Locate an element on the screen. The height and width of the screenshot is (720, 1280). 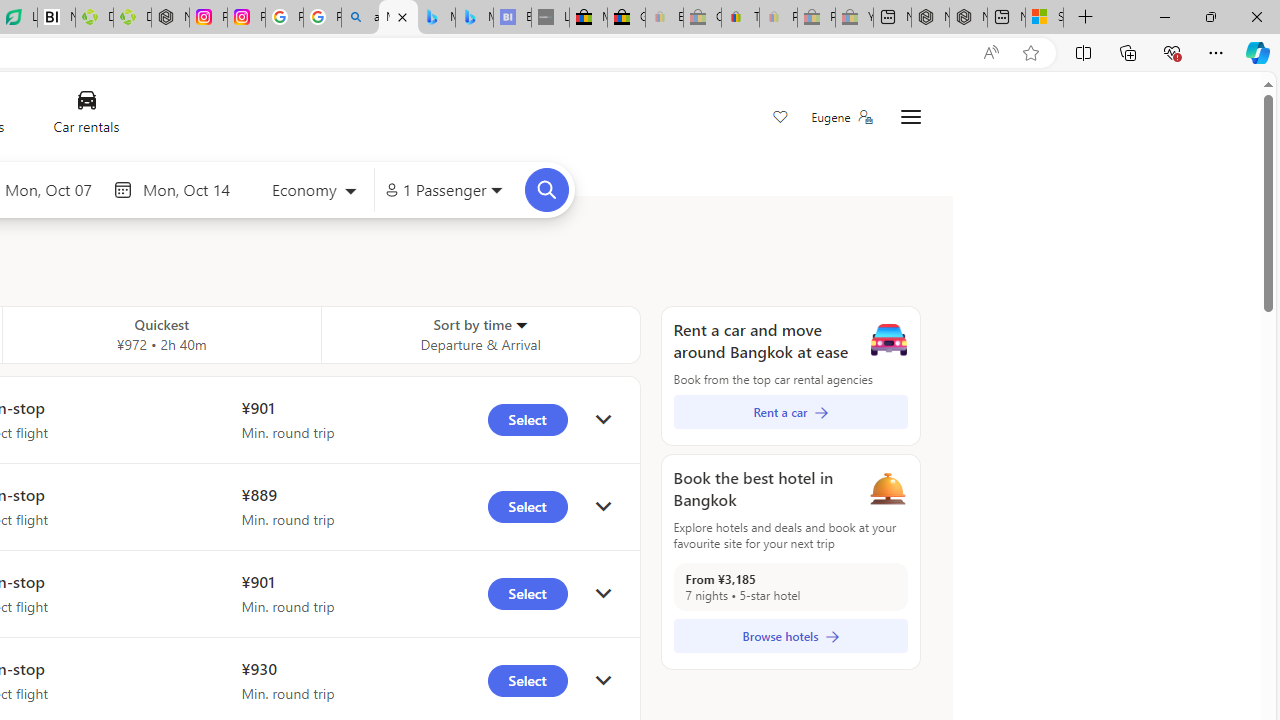
'alabama high school quarterback dies - Search' is located at coordinates (360, 17).